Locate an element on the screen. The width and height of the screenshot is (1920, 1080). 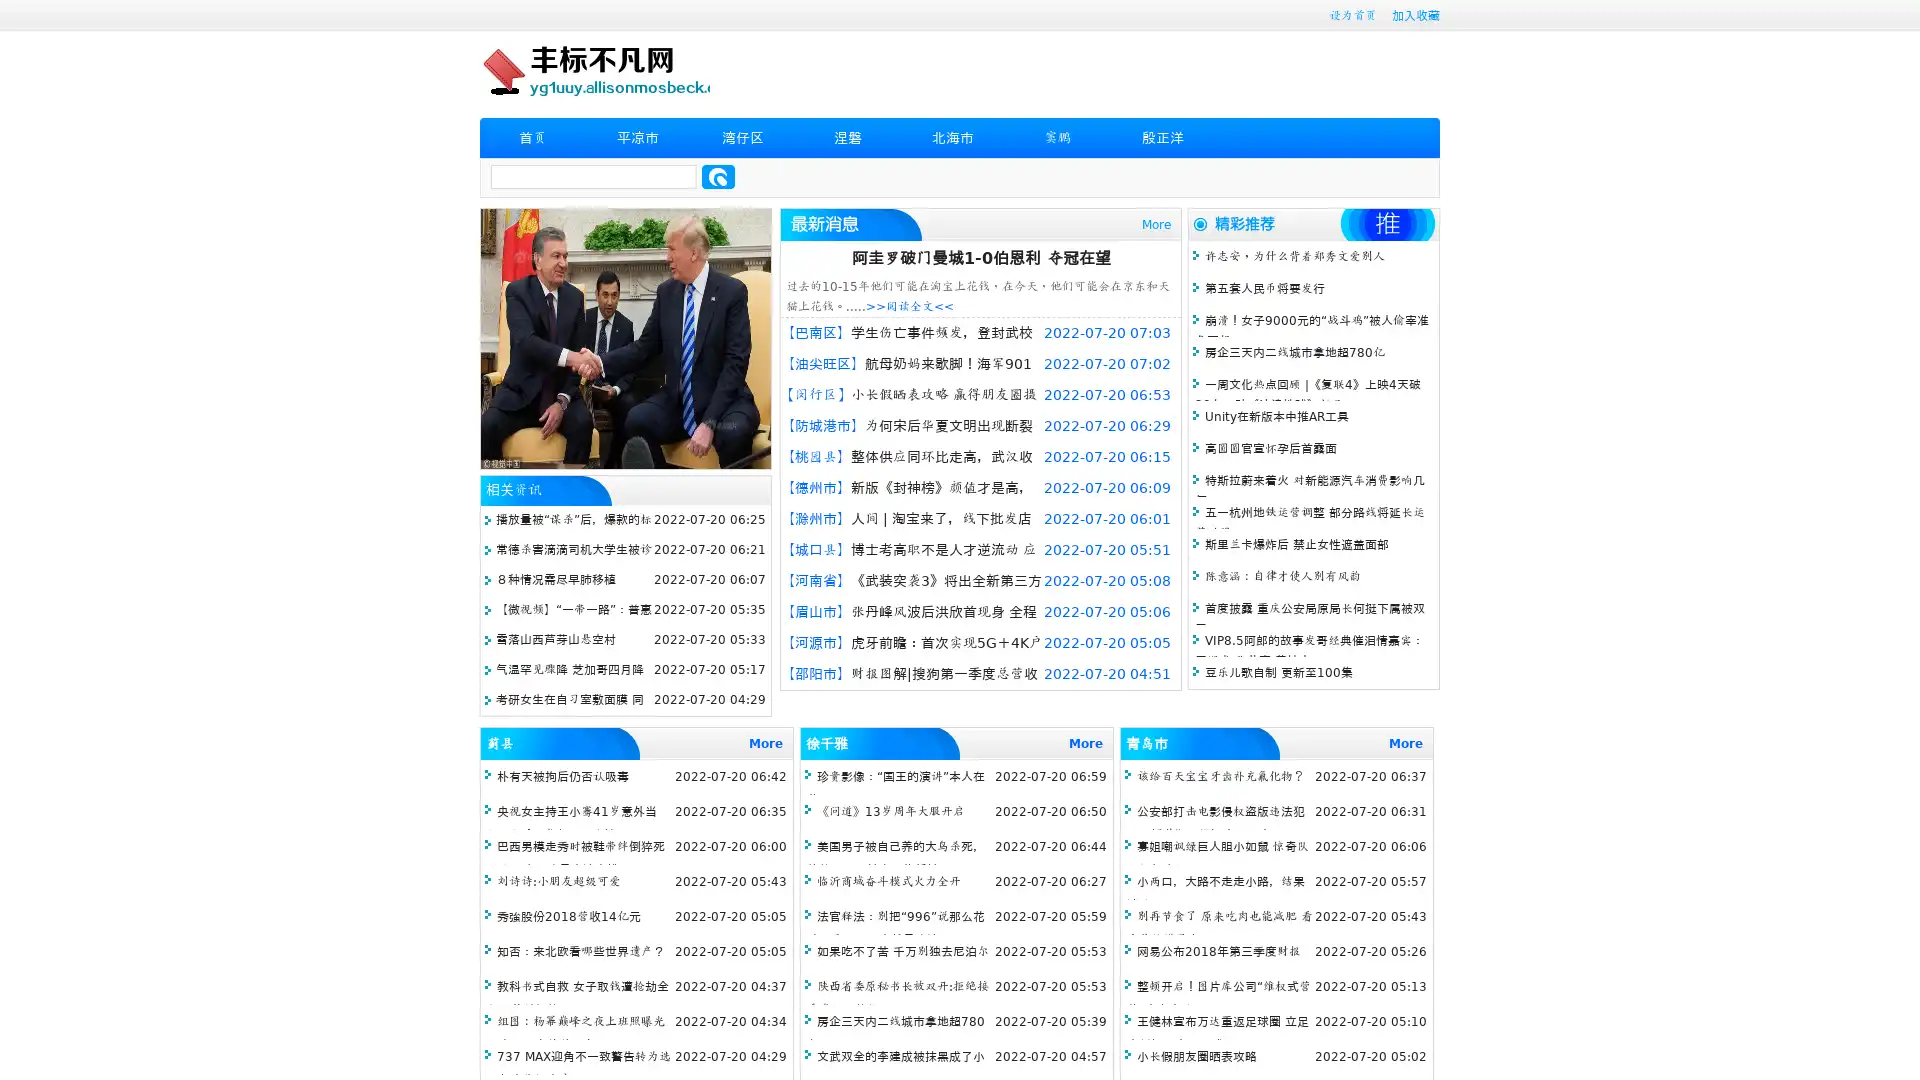
Search is located at coordinates (718, 176).